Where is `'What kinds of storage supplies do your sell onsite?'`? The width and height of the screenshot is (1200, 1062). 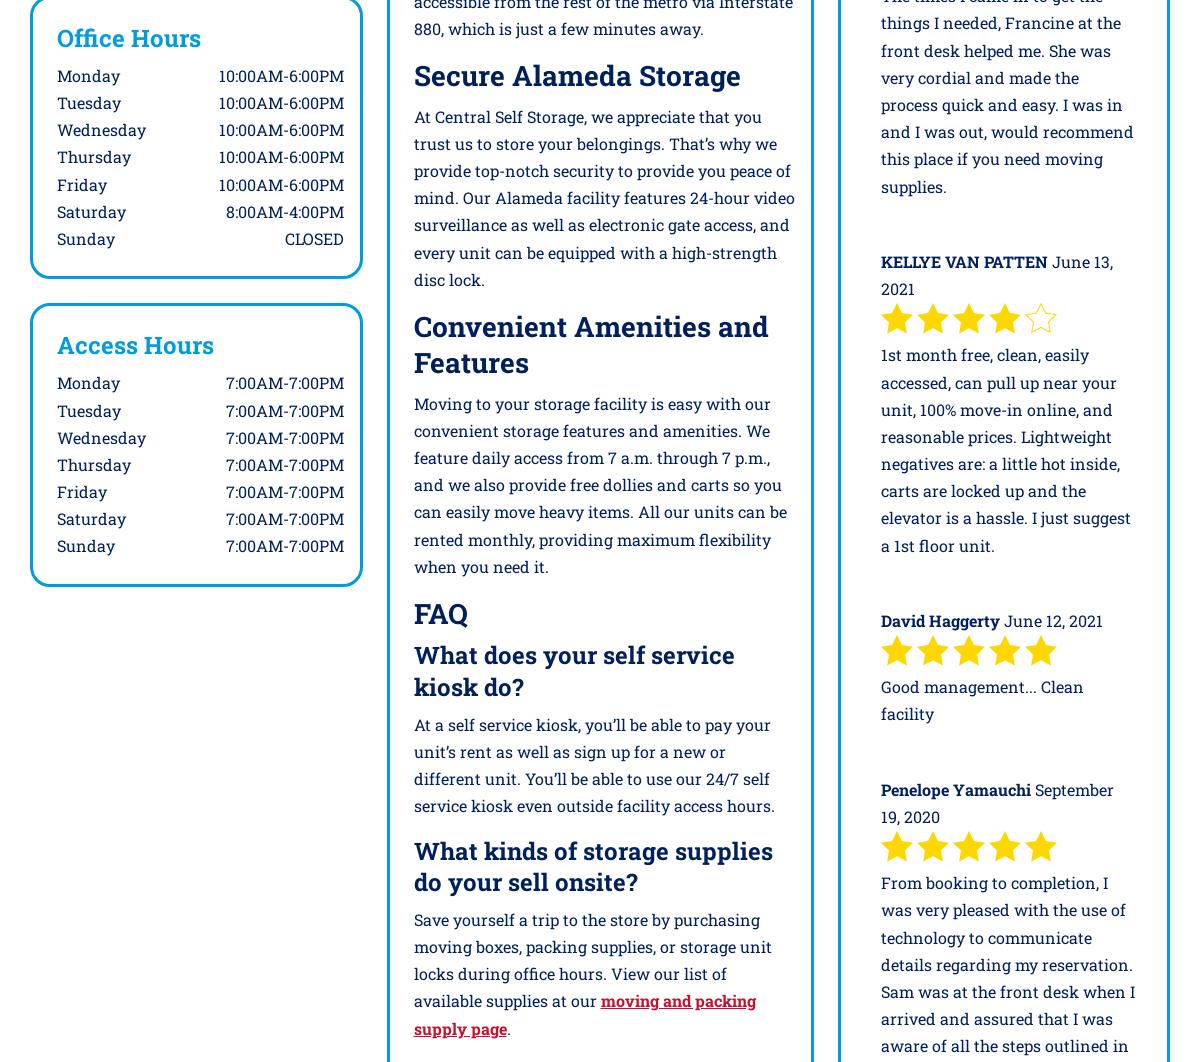
'What kinds of storage supplies do your sell onsite?' is located at coordinates (591, 864).